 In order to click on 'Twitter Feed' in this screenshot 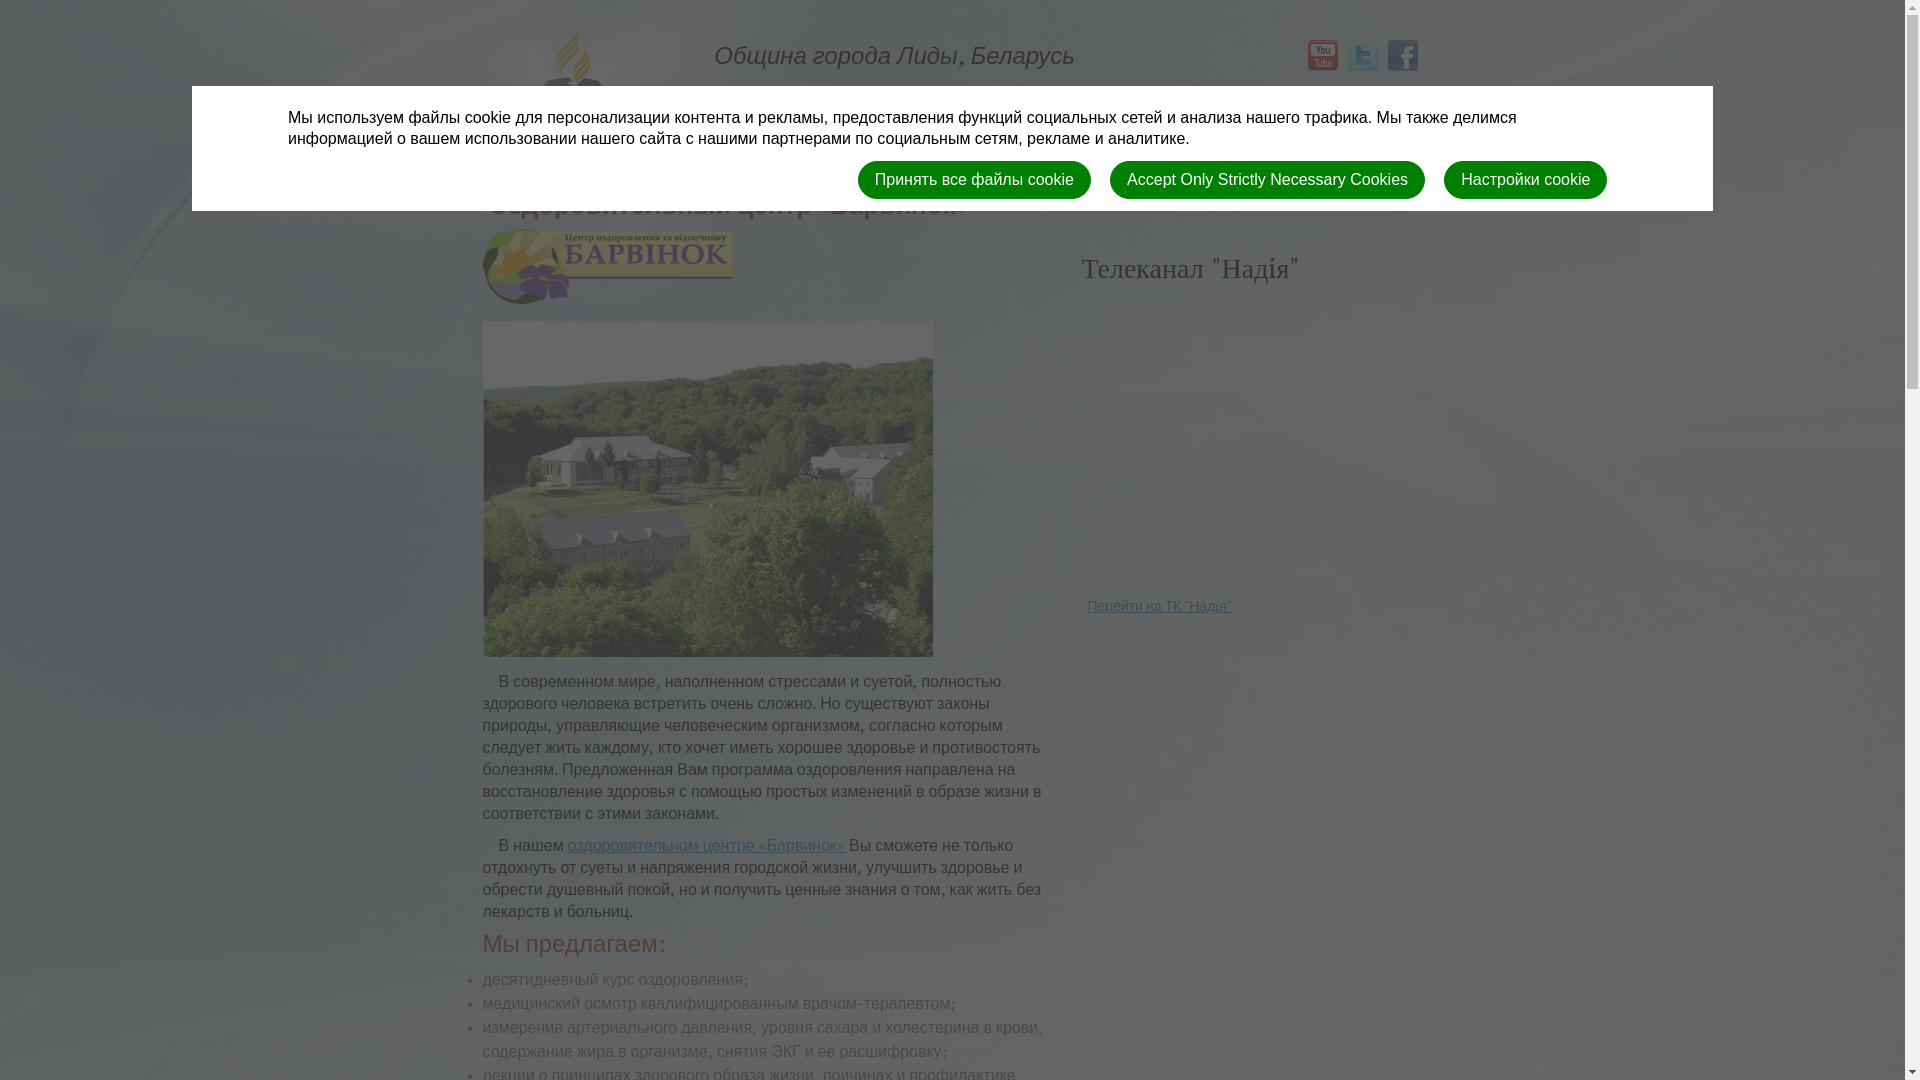, I will do `click(1342, 55)`.